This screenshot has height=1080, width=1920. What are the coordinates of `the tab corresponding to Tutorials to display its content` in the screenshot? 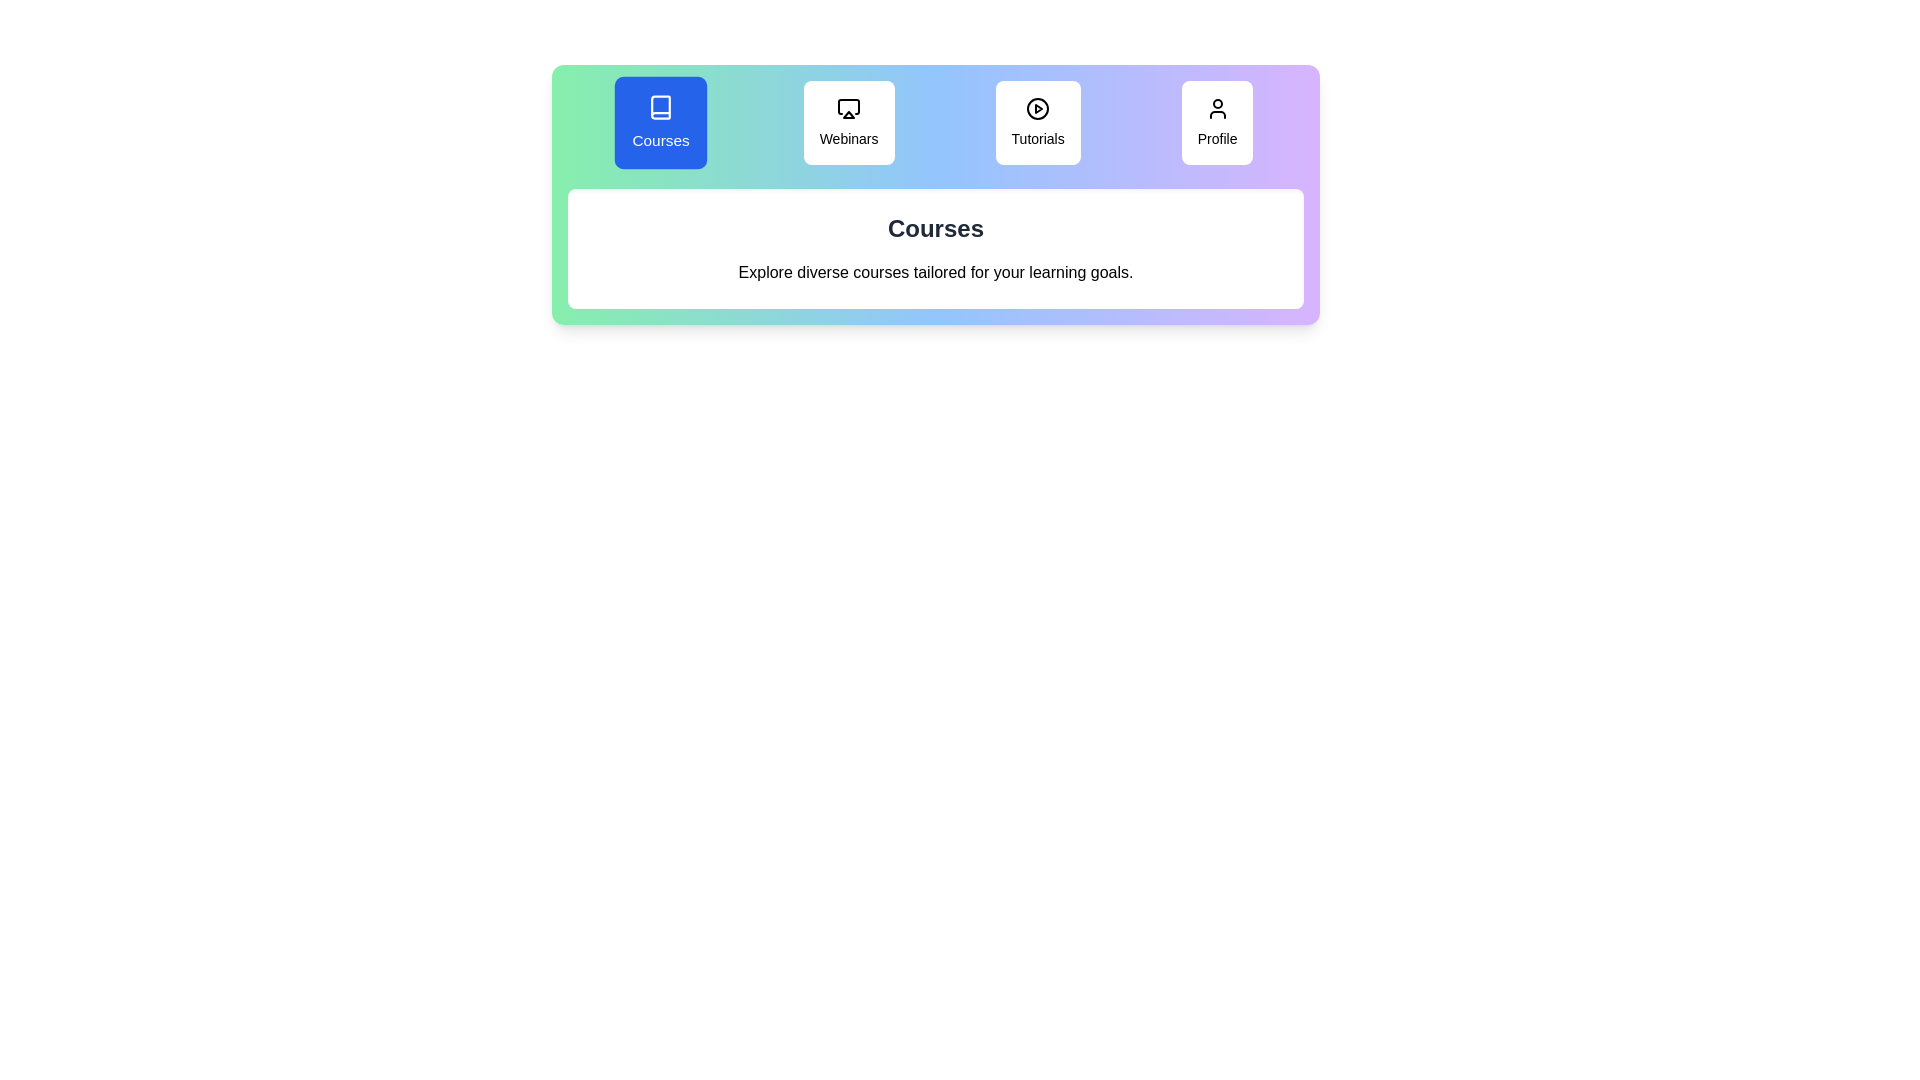 It's located at (1037, 123).